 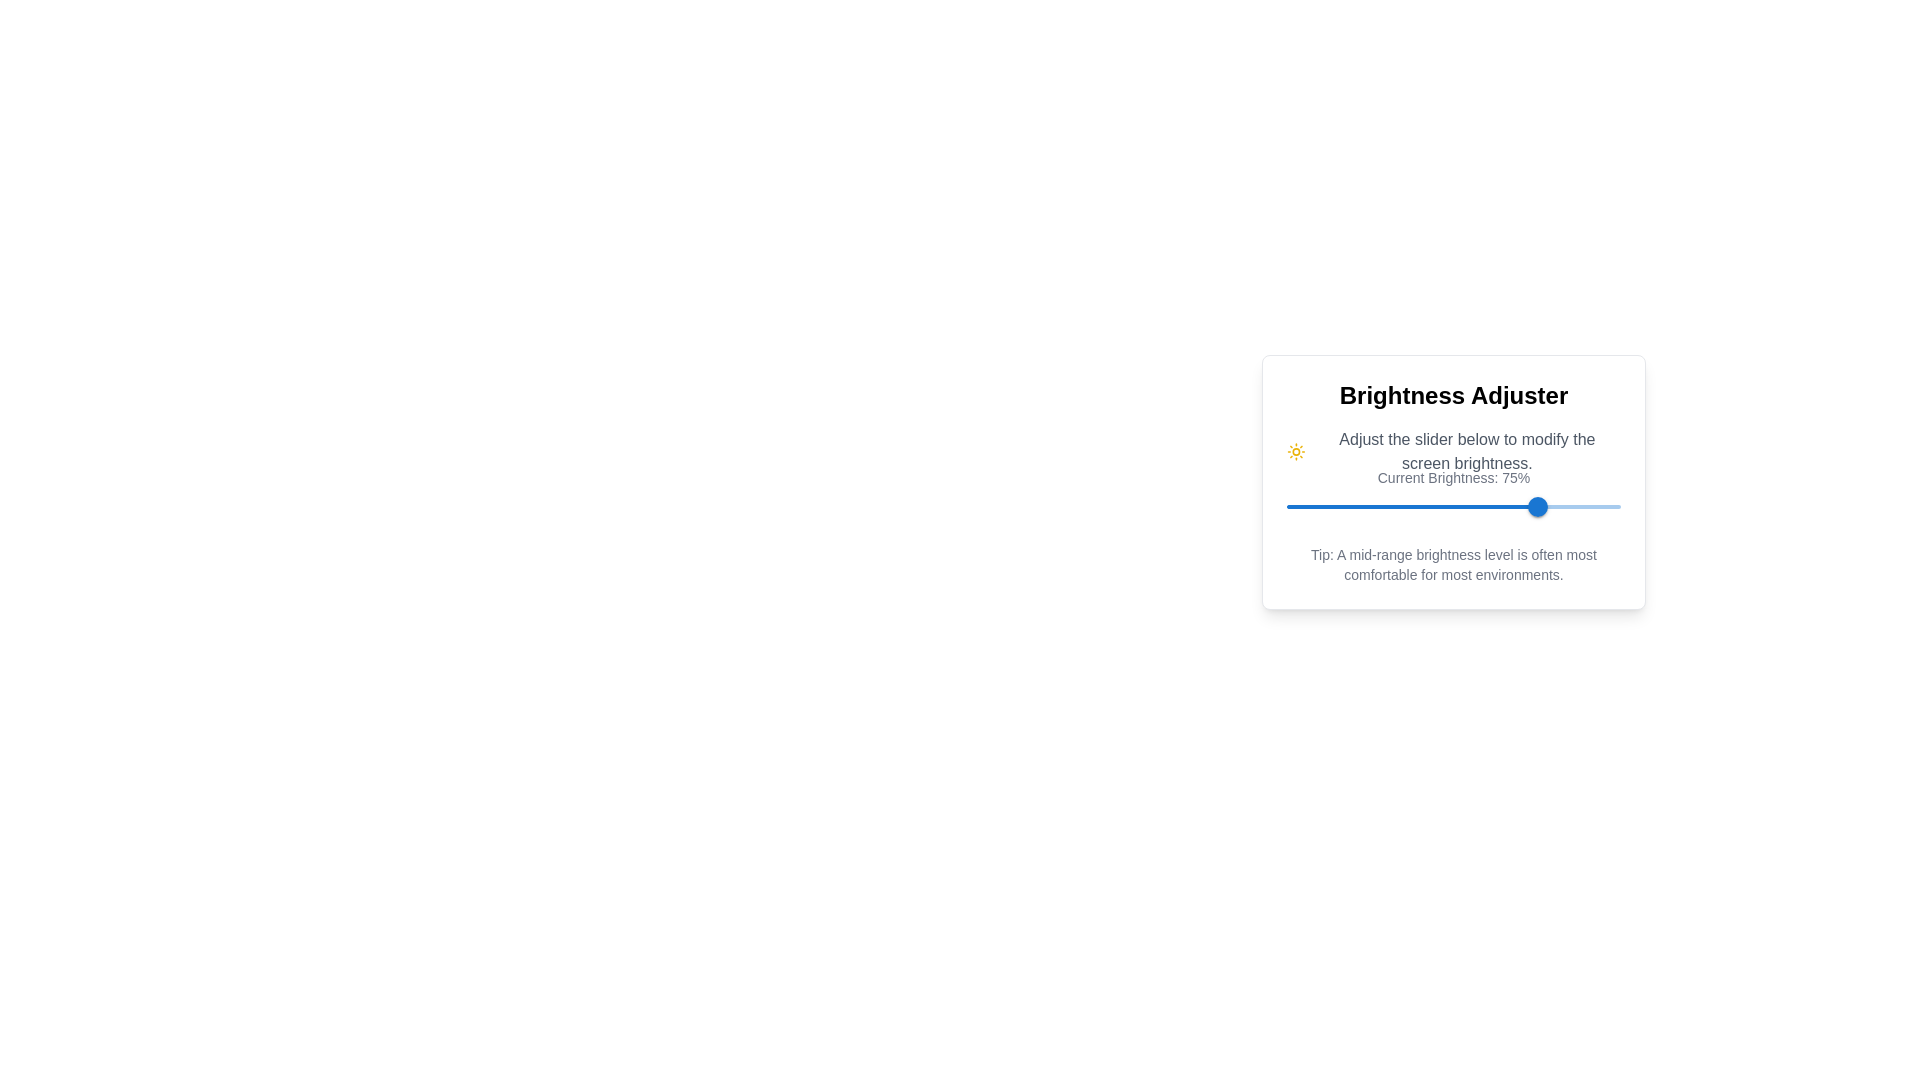 What do you see at coordinates (1454, 478) in the screenshot?
I see `the text label displaying 'Current Brightness: 75%' which is positioned above the slider control and has gray text styling` at bounding box center [1454, 478].